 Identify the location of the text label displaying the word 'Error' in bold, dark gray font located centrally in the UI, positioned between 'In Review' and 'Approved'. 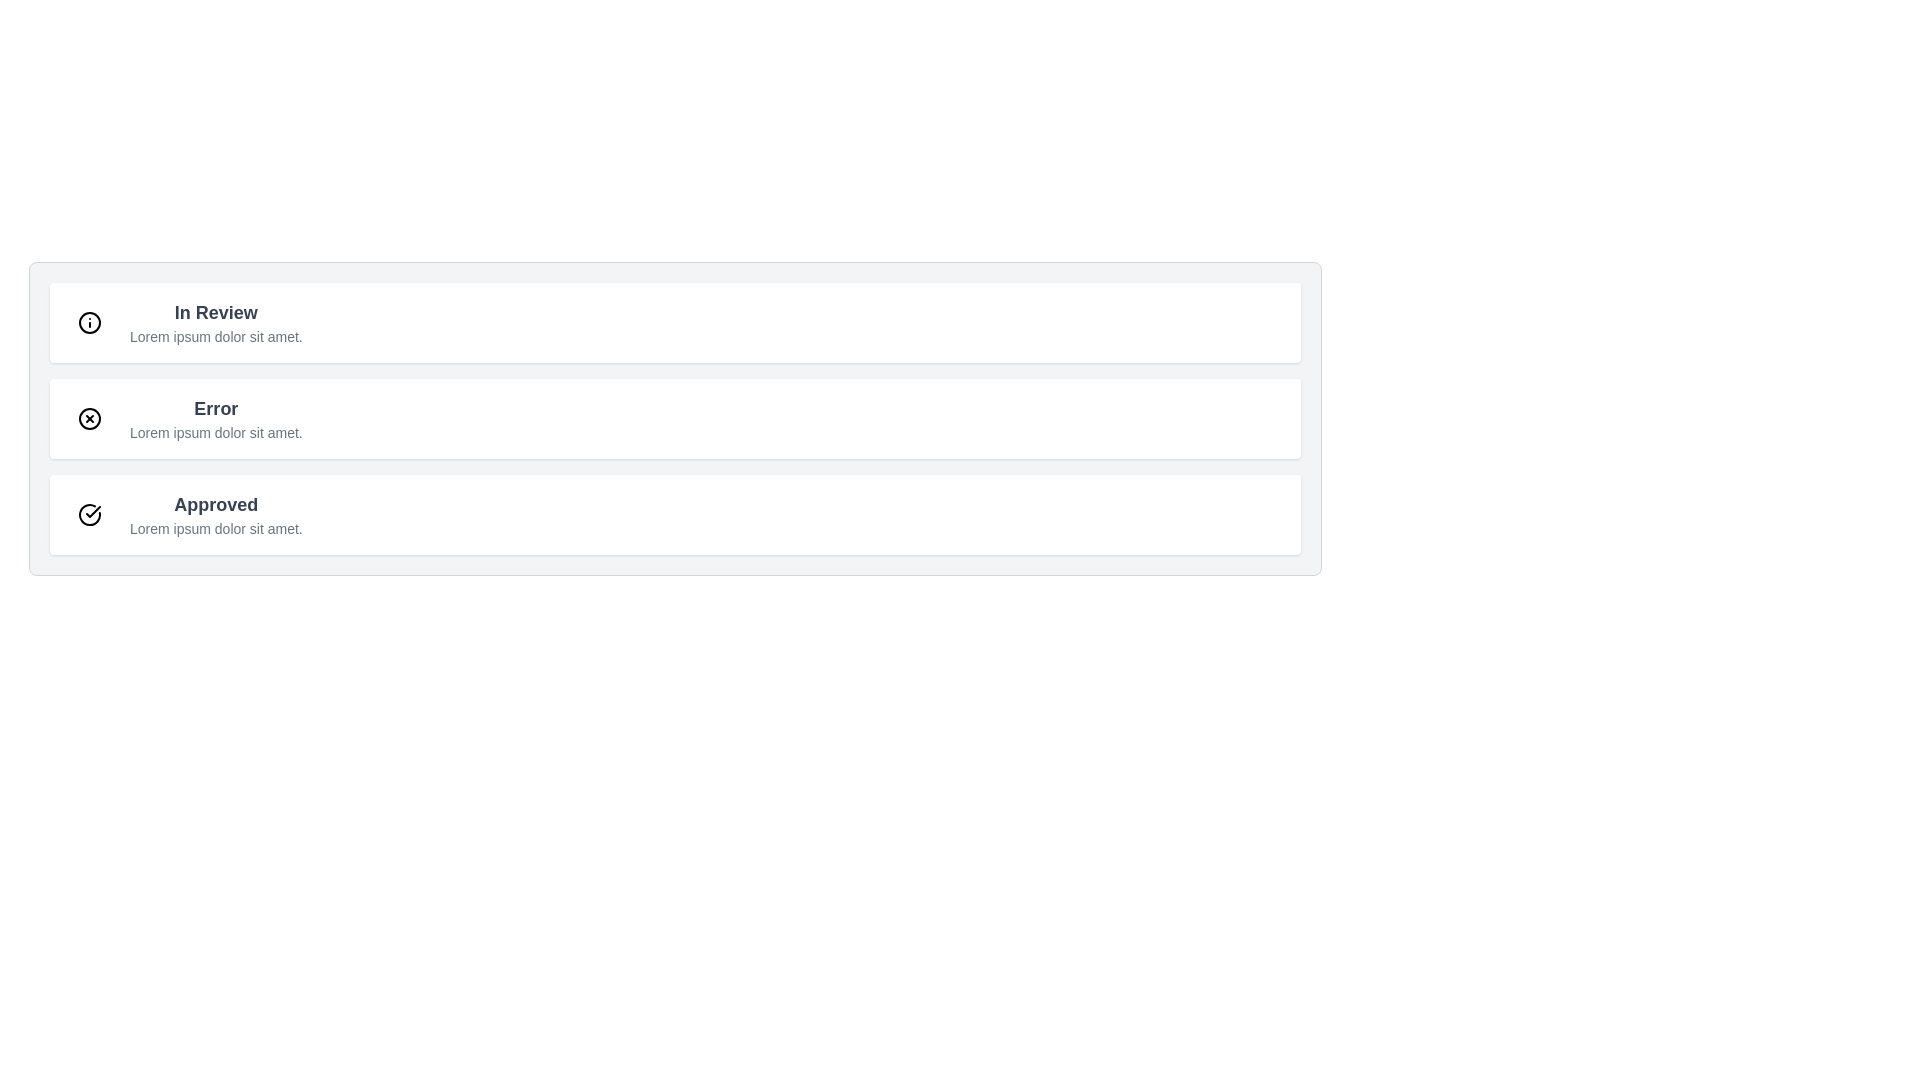
(216, 407).